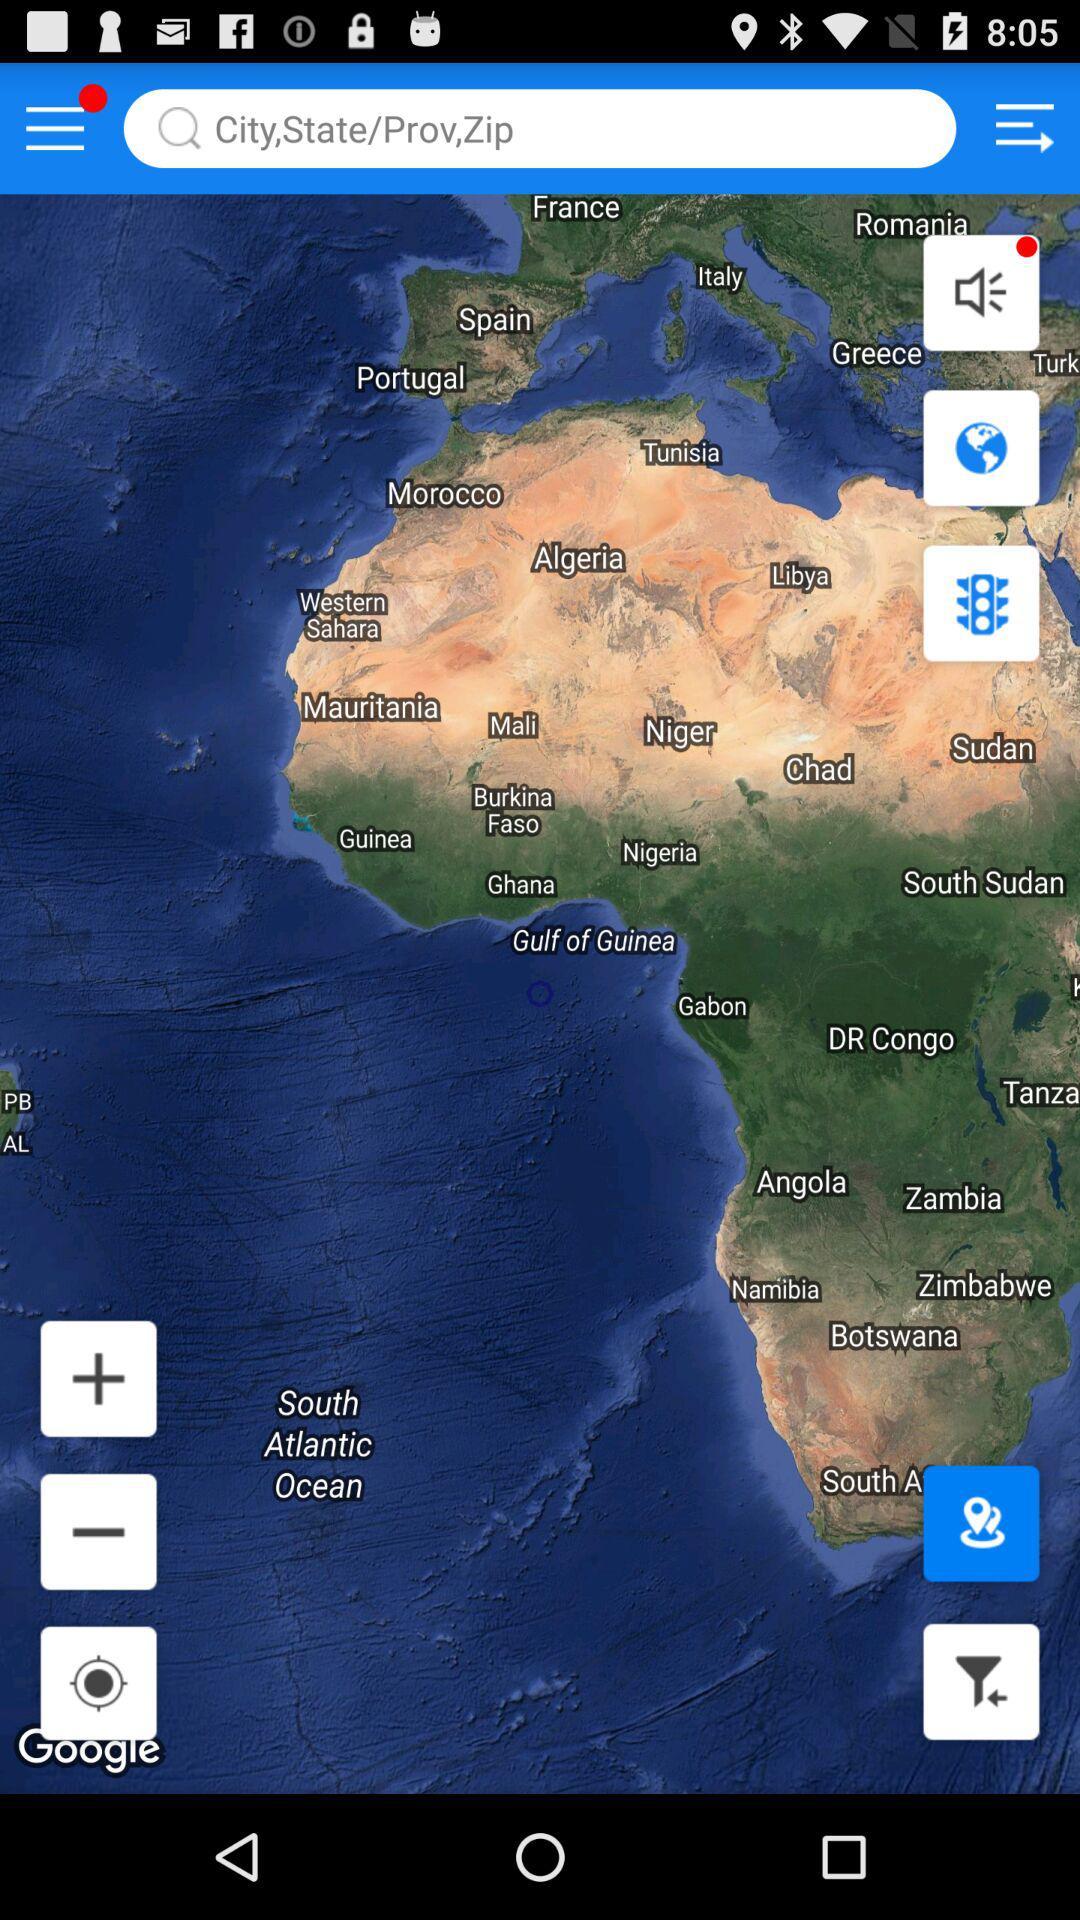 The image size is (1080, 1920). Describe the element at coordinates (980, 1522) in the screenshot. I see `location button` at that location.